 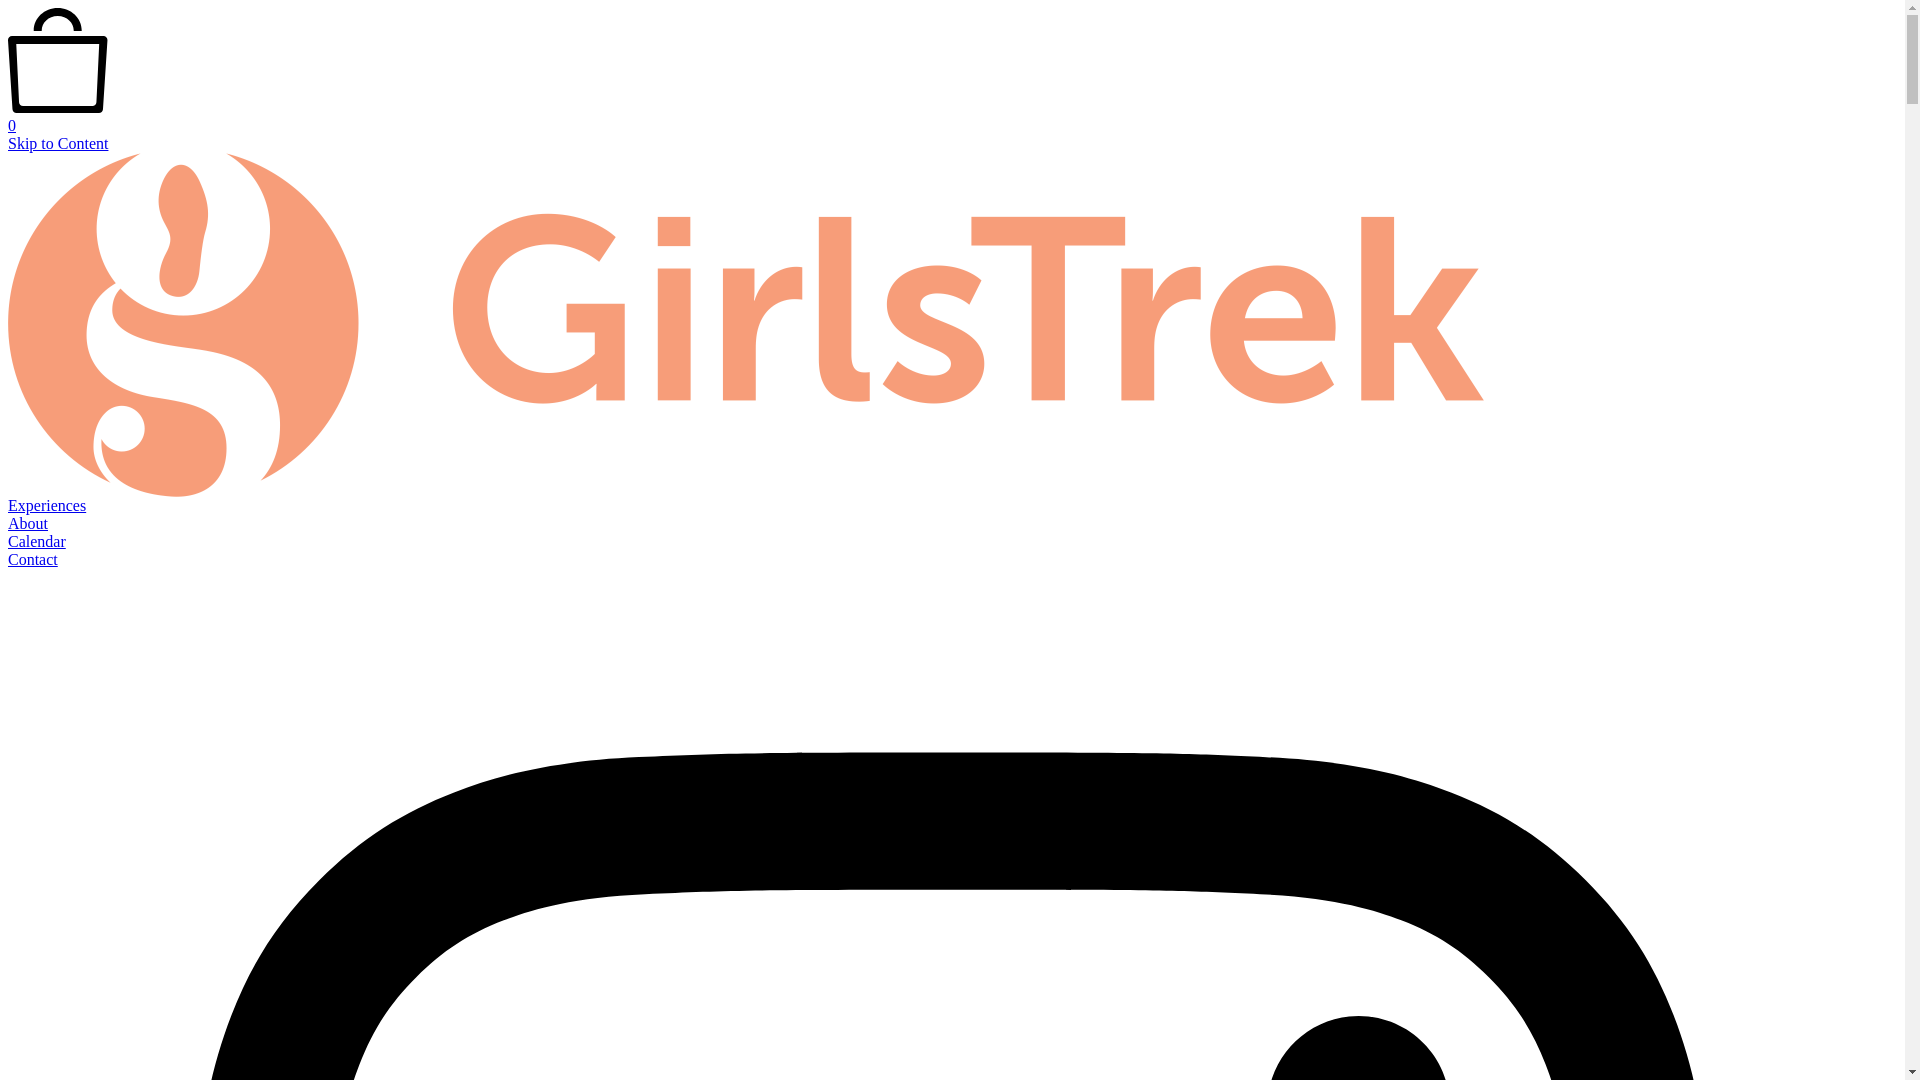 I want to click on 'About', so click(x=28, y=522).